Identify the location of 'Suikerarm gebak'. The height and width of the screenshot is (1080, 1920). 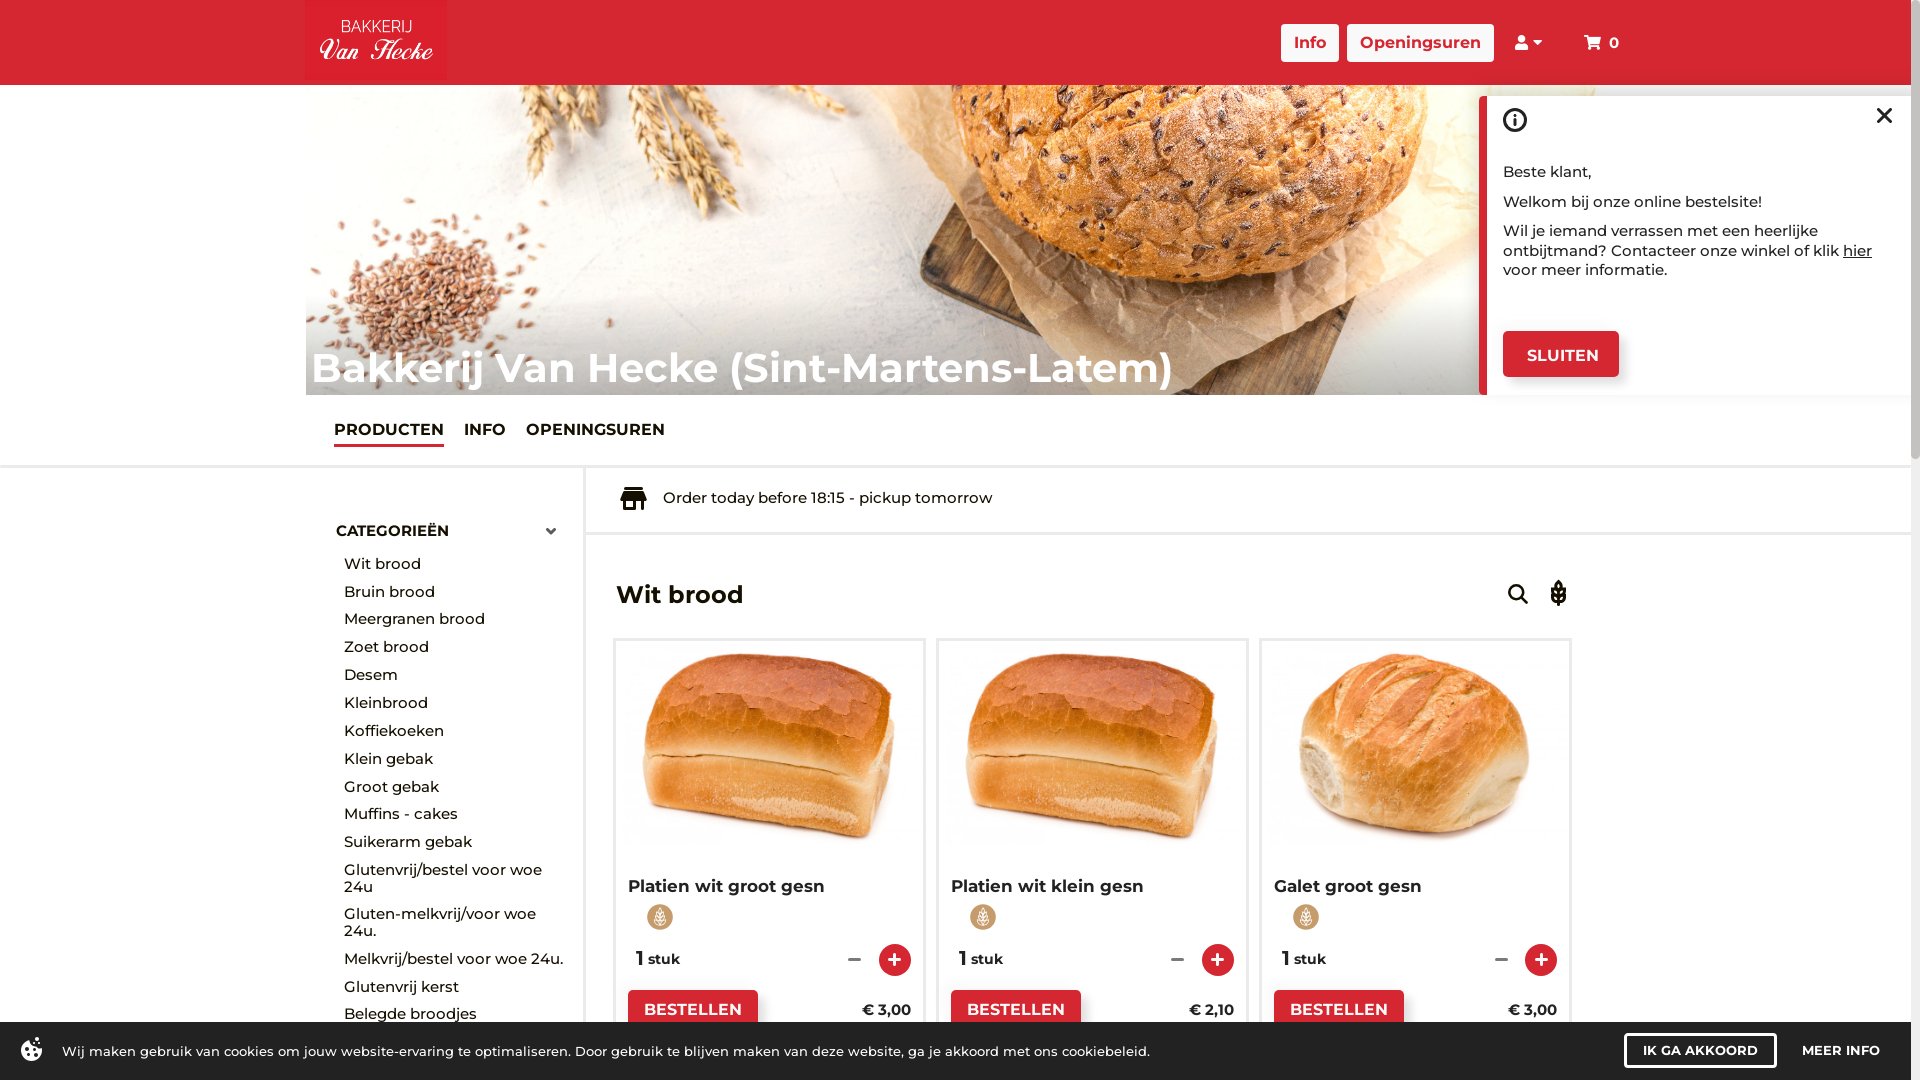
(456, 841).